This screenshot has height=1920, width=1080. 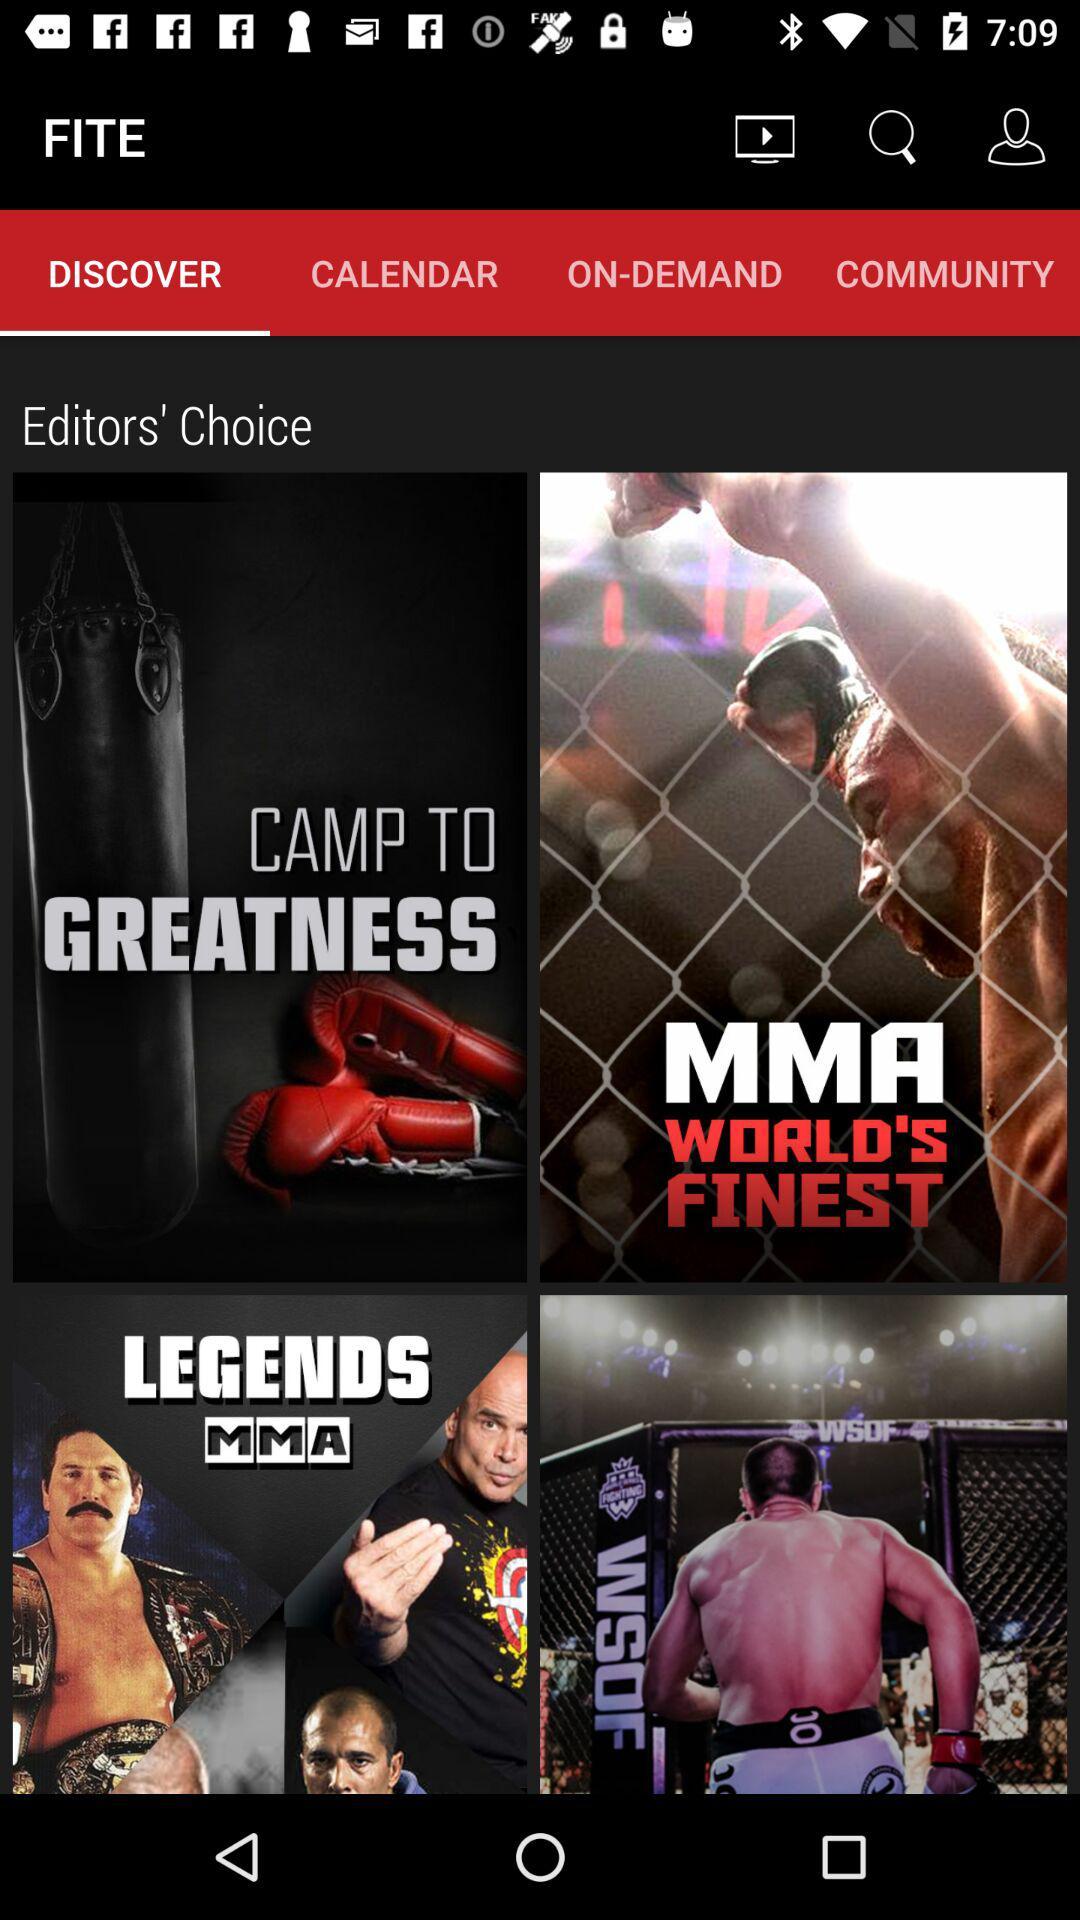 I want to click on the item above community icon, so click(x=890, y=135).